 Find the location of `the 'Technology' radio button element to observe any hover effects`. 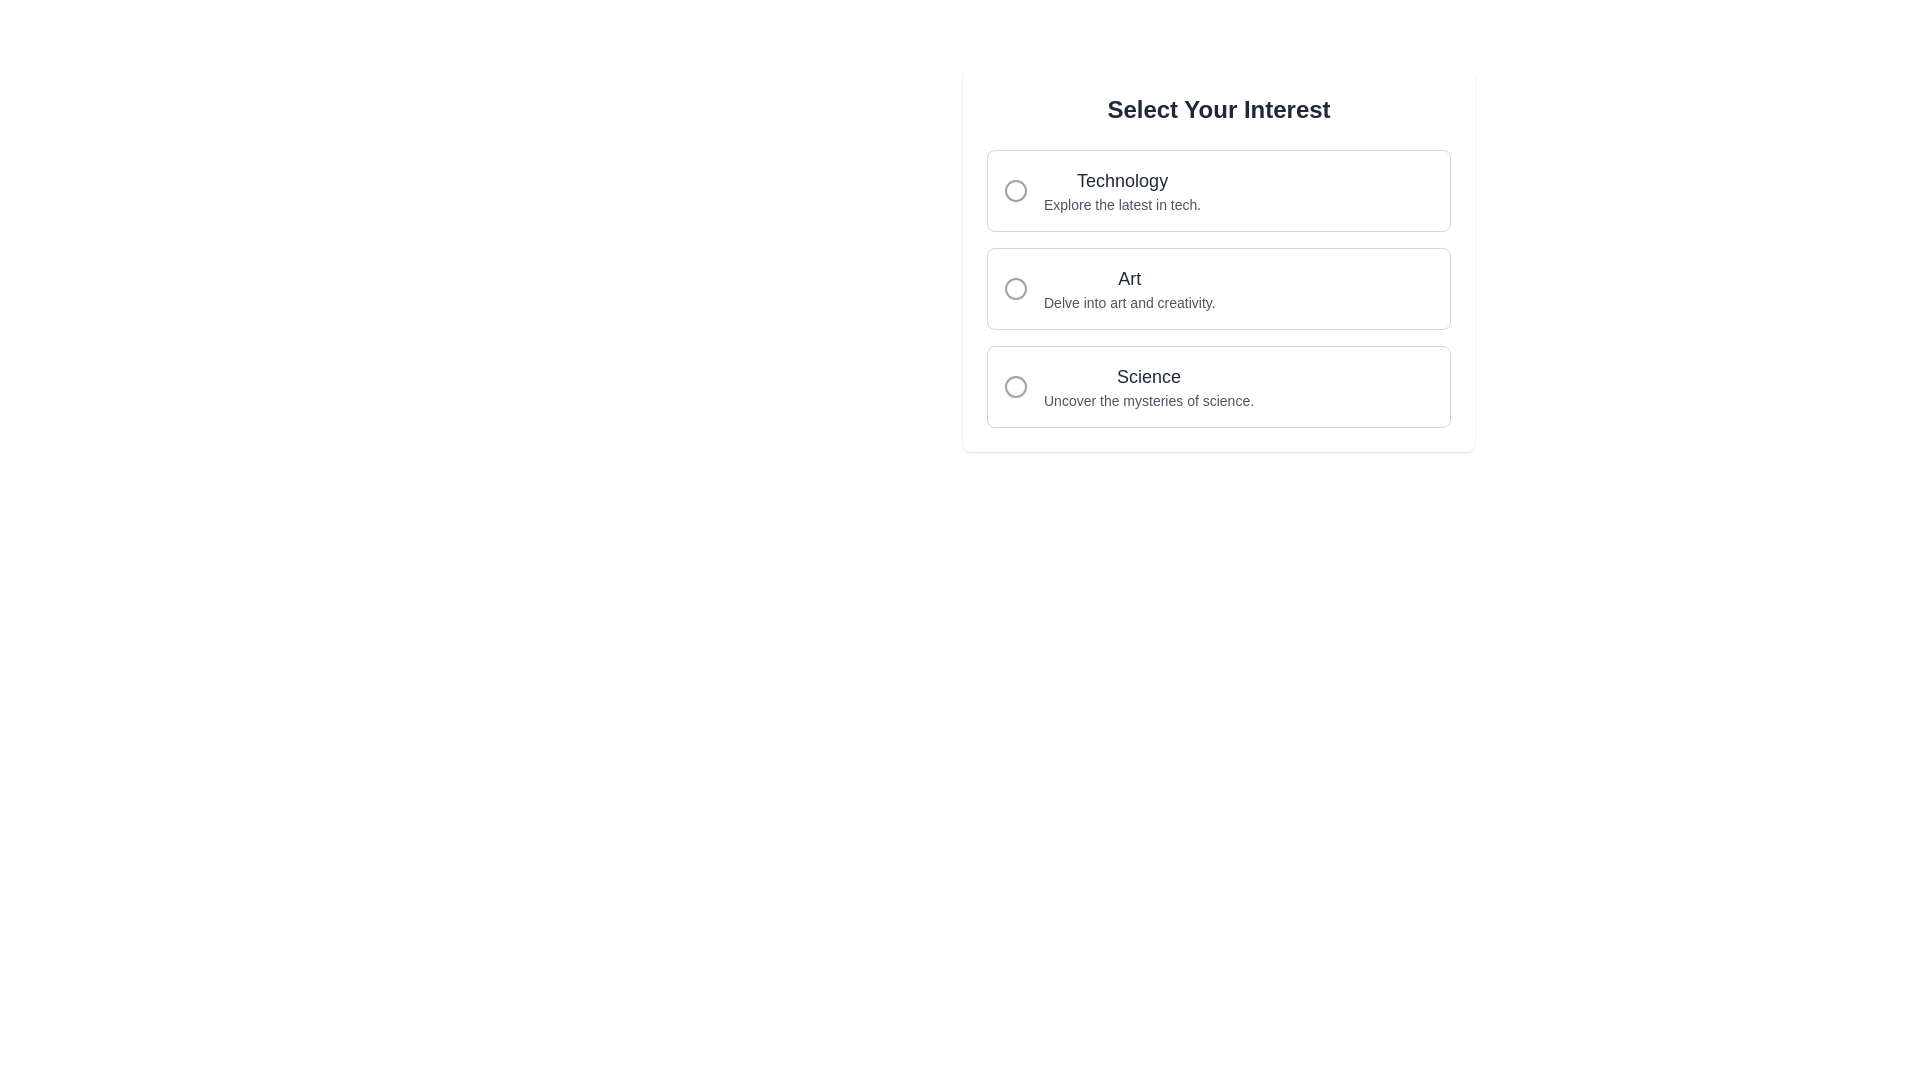

the 'Technology' radio button element to observe any hover effects is located at coordinates (1218, 191).